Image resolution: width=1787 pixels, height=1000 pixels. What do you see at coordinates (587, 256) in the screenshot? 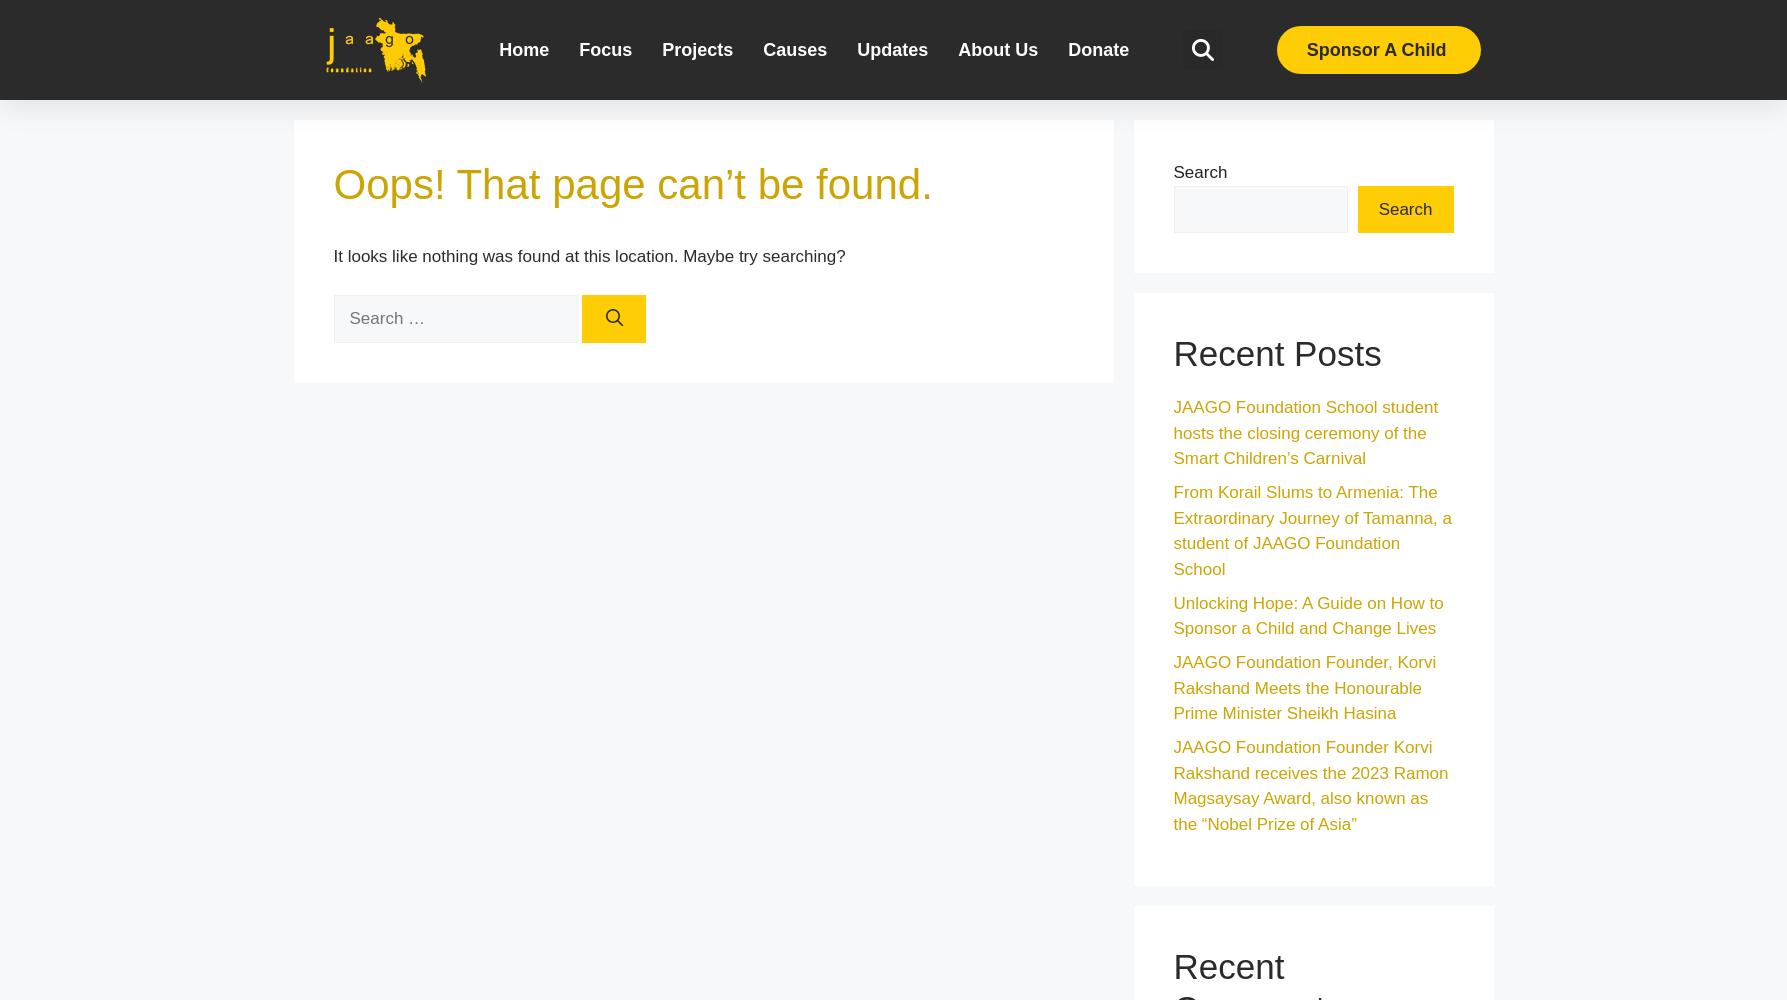
I see `'It looks like nothing was found at this location. Maybe try searching?'` at bounding box center [587, 256].